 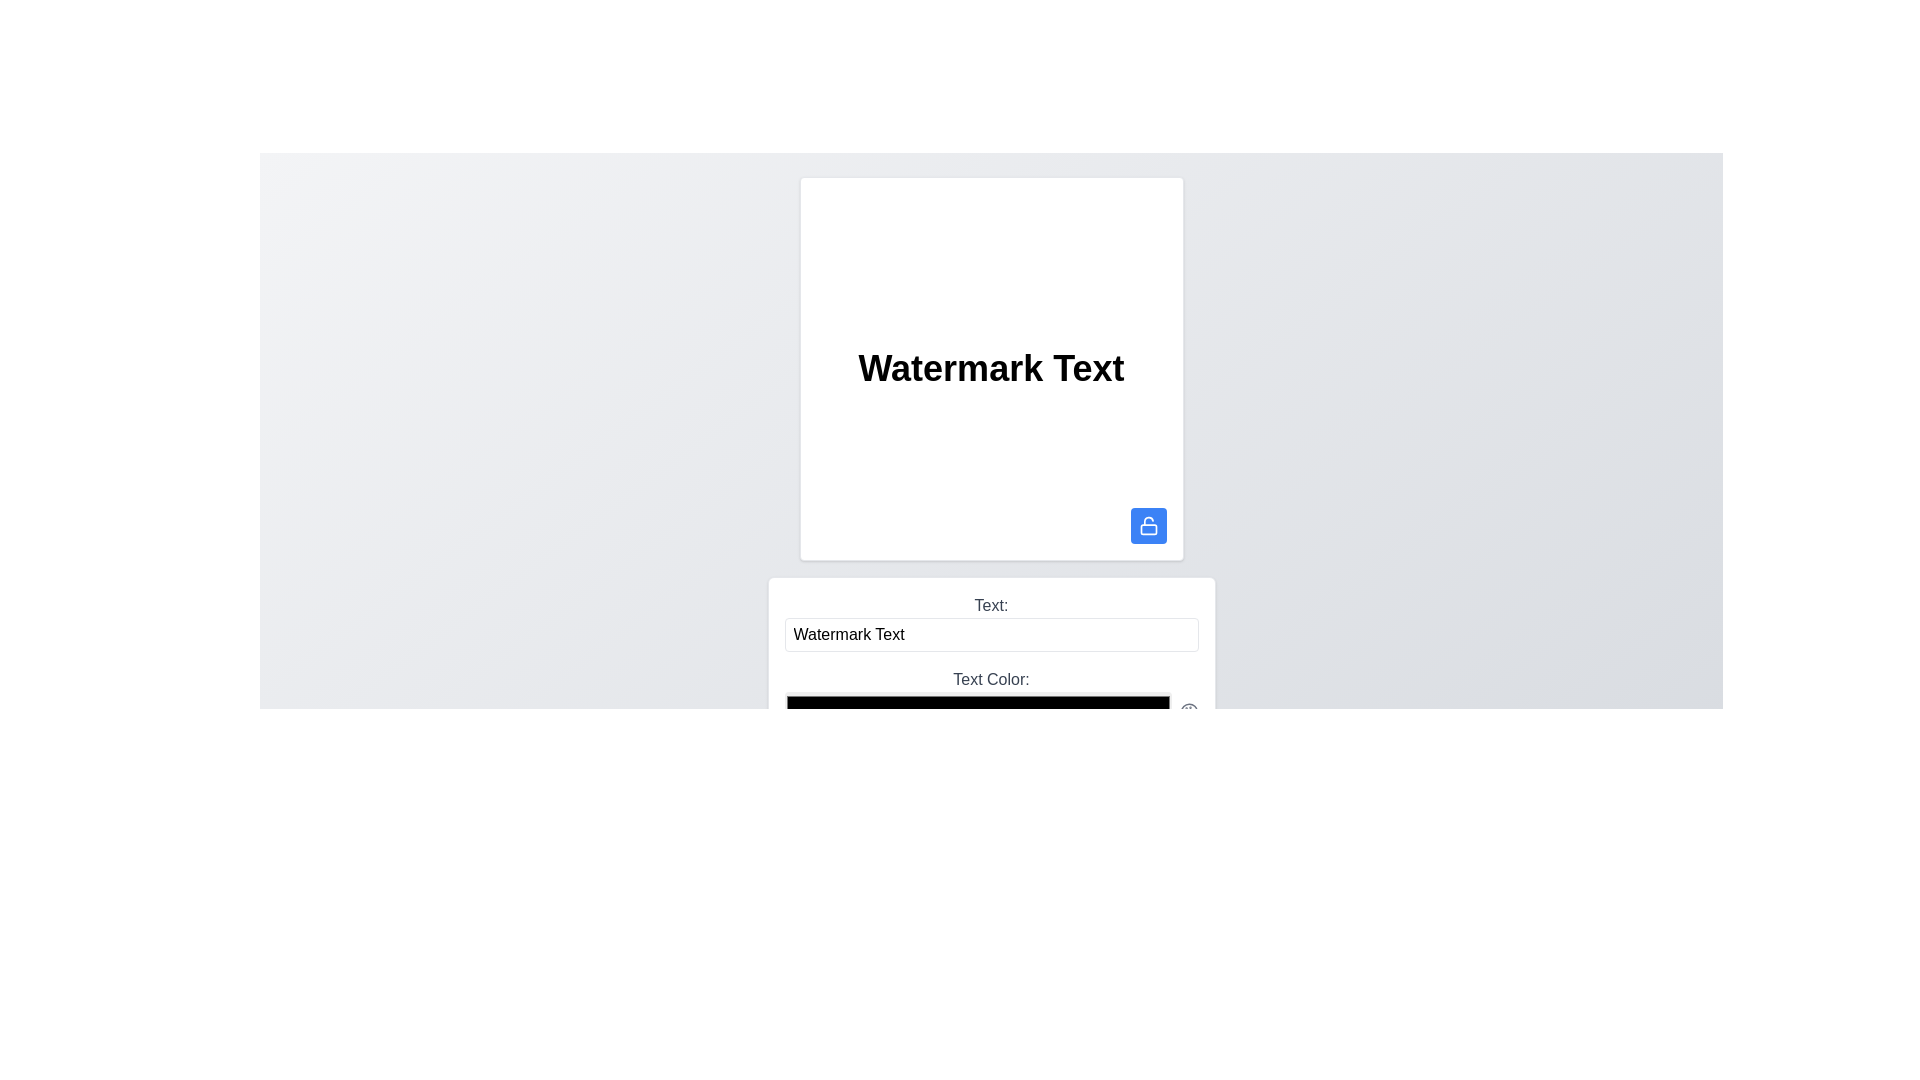 I want to click on the Color picker bar with palette icon located under the 'Text Color:' label, which is the second item in the horizontal layout, so click(x=991, y=711).